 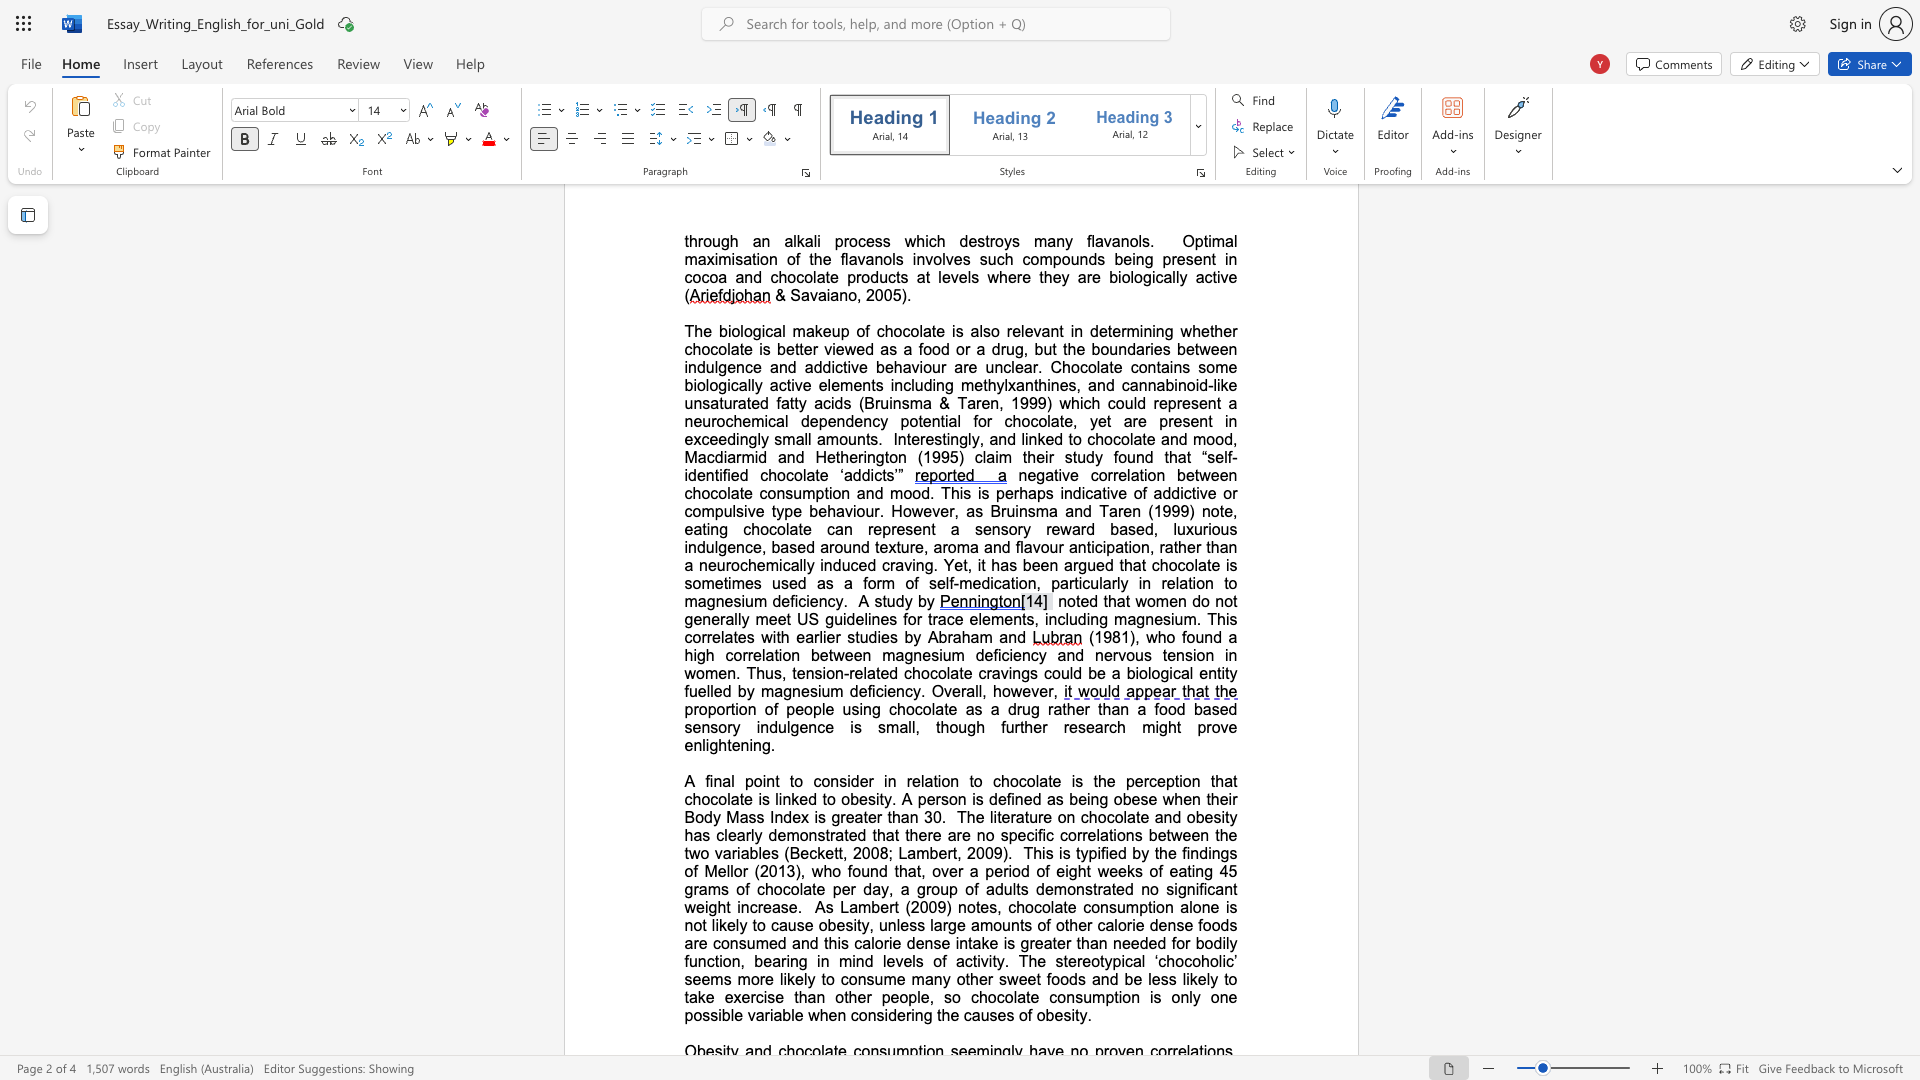 What do you see at coordinates (807, 997) in the screenshot?
I see `the subset text "an other people, so chocolate cons" within the text "of other calorie dense foods are consumed and this calorie dense intake is greater than needed for bodily function, bearing in mind levels of activity. The stereotypical ‘chocoholic’ seems more likely to consume many other sweet foods and be less likely to take exercise than other people, so chocolate consumption is only one possible variable when considering the causes of obesity."` at bounding box center [807, 997].